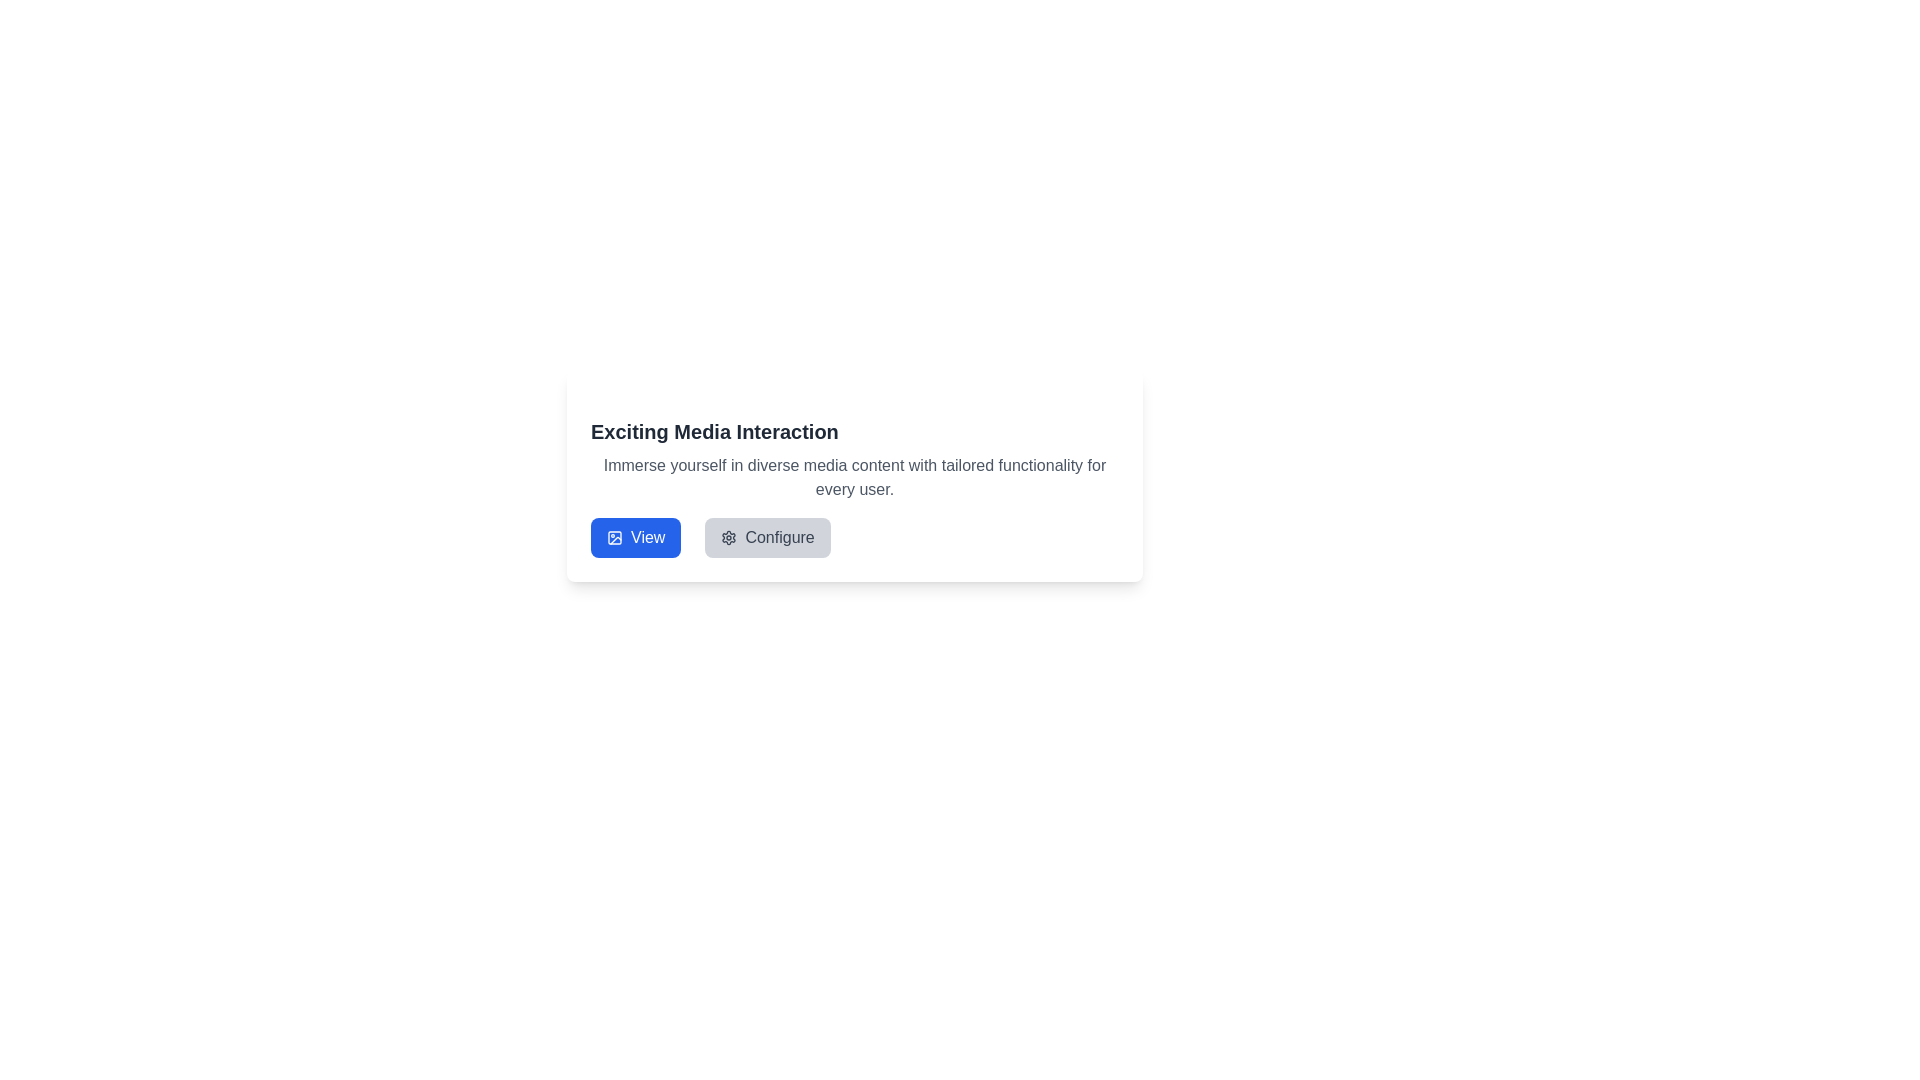 This screenshot has height=1080, width=1920. Describe the element at coordinates (767, 536) in the screenshot. I see `the settings button located to the right of the 'View' button in the 'Exciting Media Interaction' section` at that location.